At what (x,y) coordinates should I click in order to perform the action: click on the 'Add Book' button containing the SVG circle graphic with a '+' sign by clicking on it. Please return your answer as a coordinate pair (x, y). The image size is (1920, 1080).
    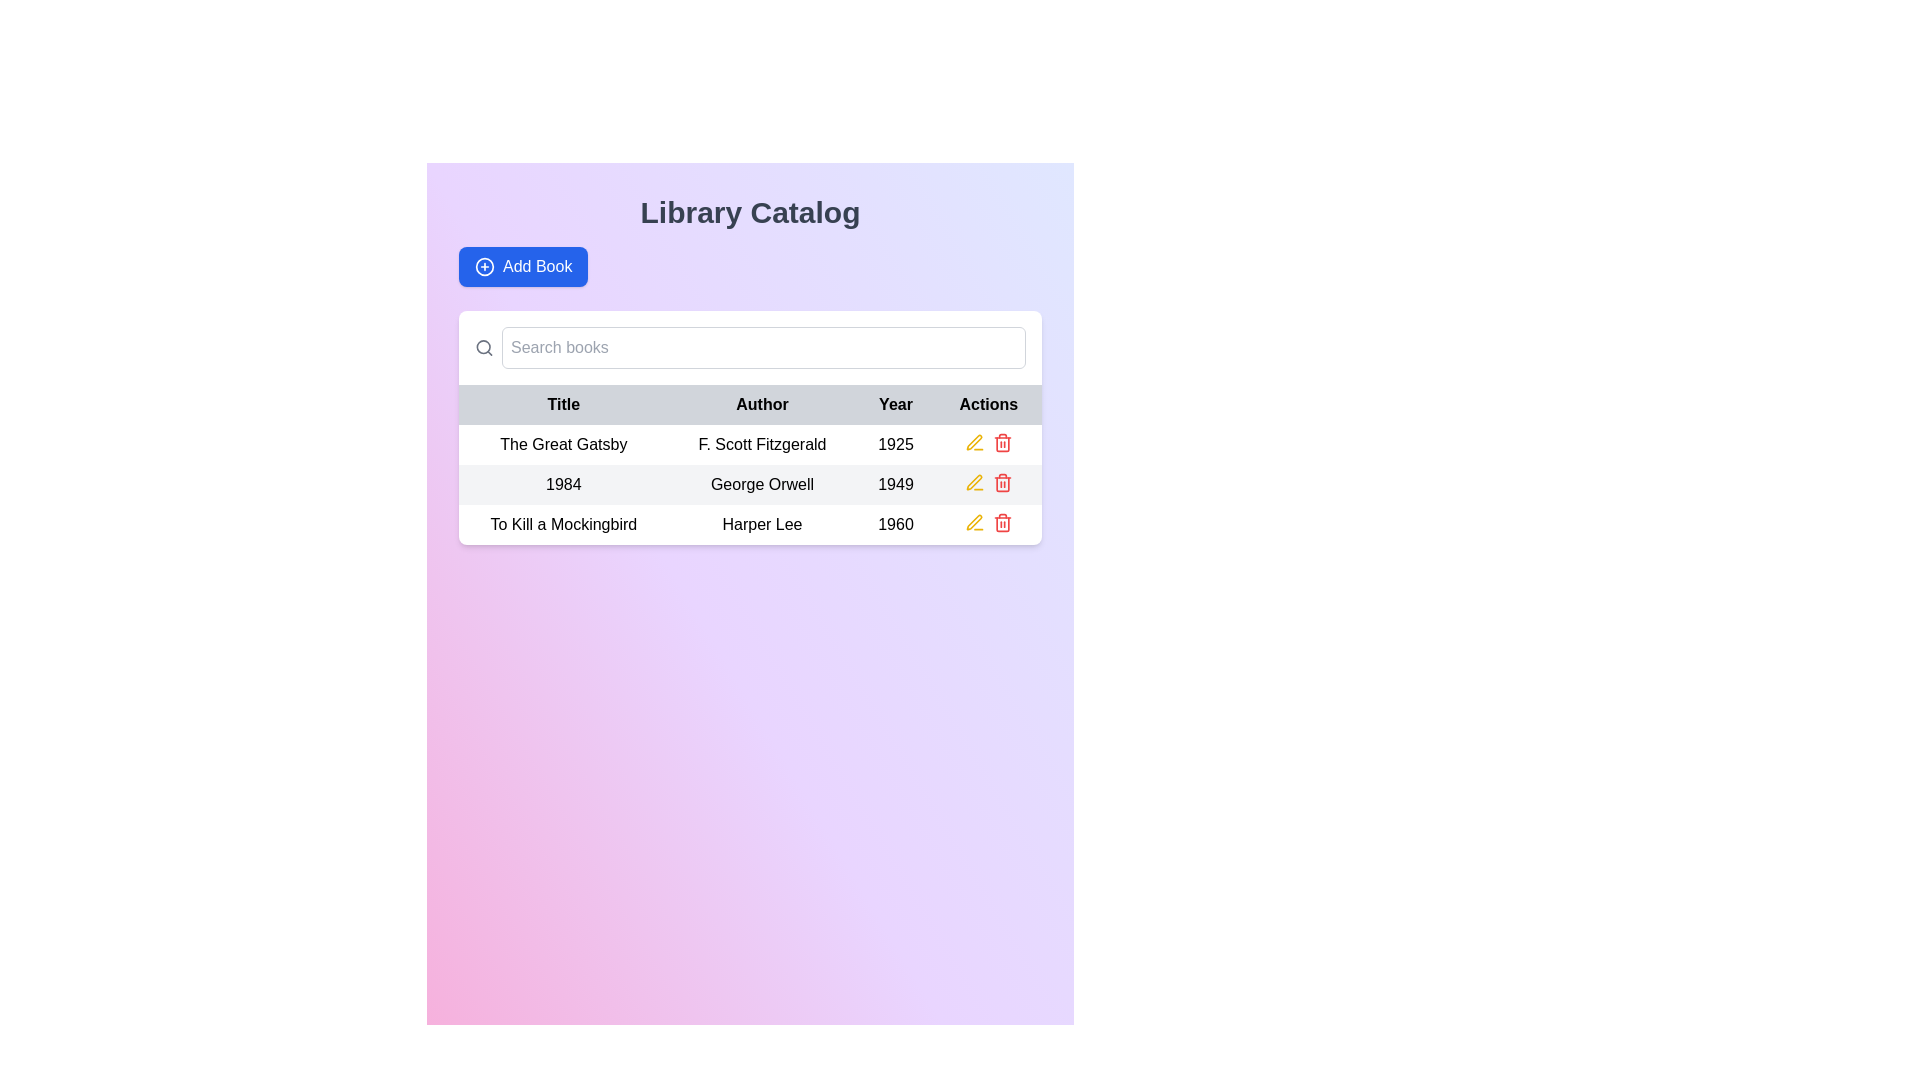
    Looking at the image, I should click on (484, 265).